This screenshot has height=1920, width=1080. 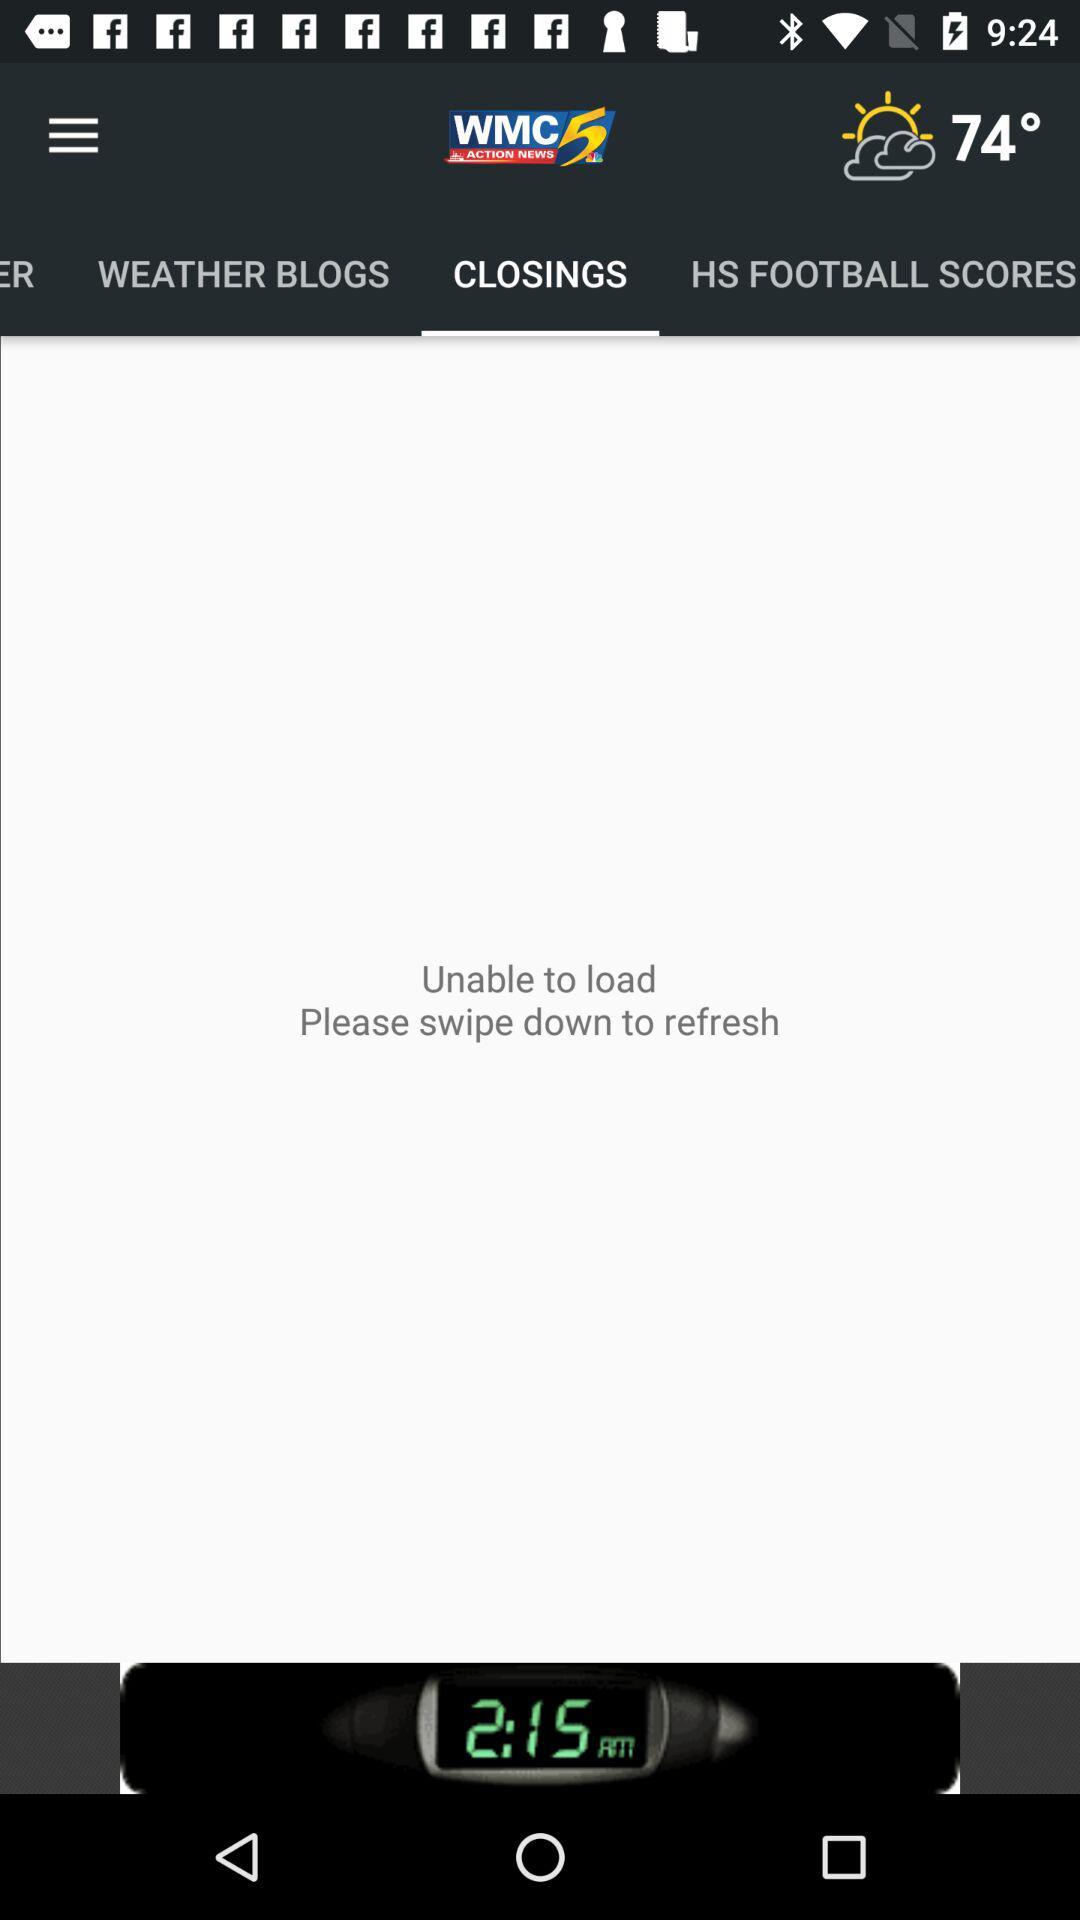 I want to click on check climate option, so click(x=886, y=135).